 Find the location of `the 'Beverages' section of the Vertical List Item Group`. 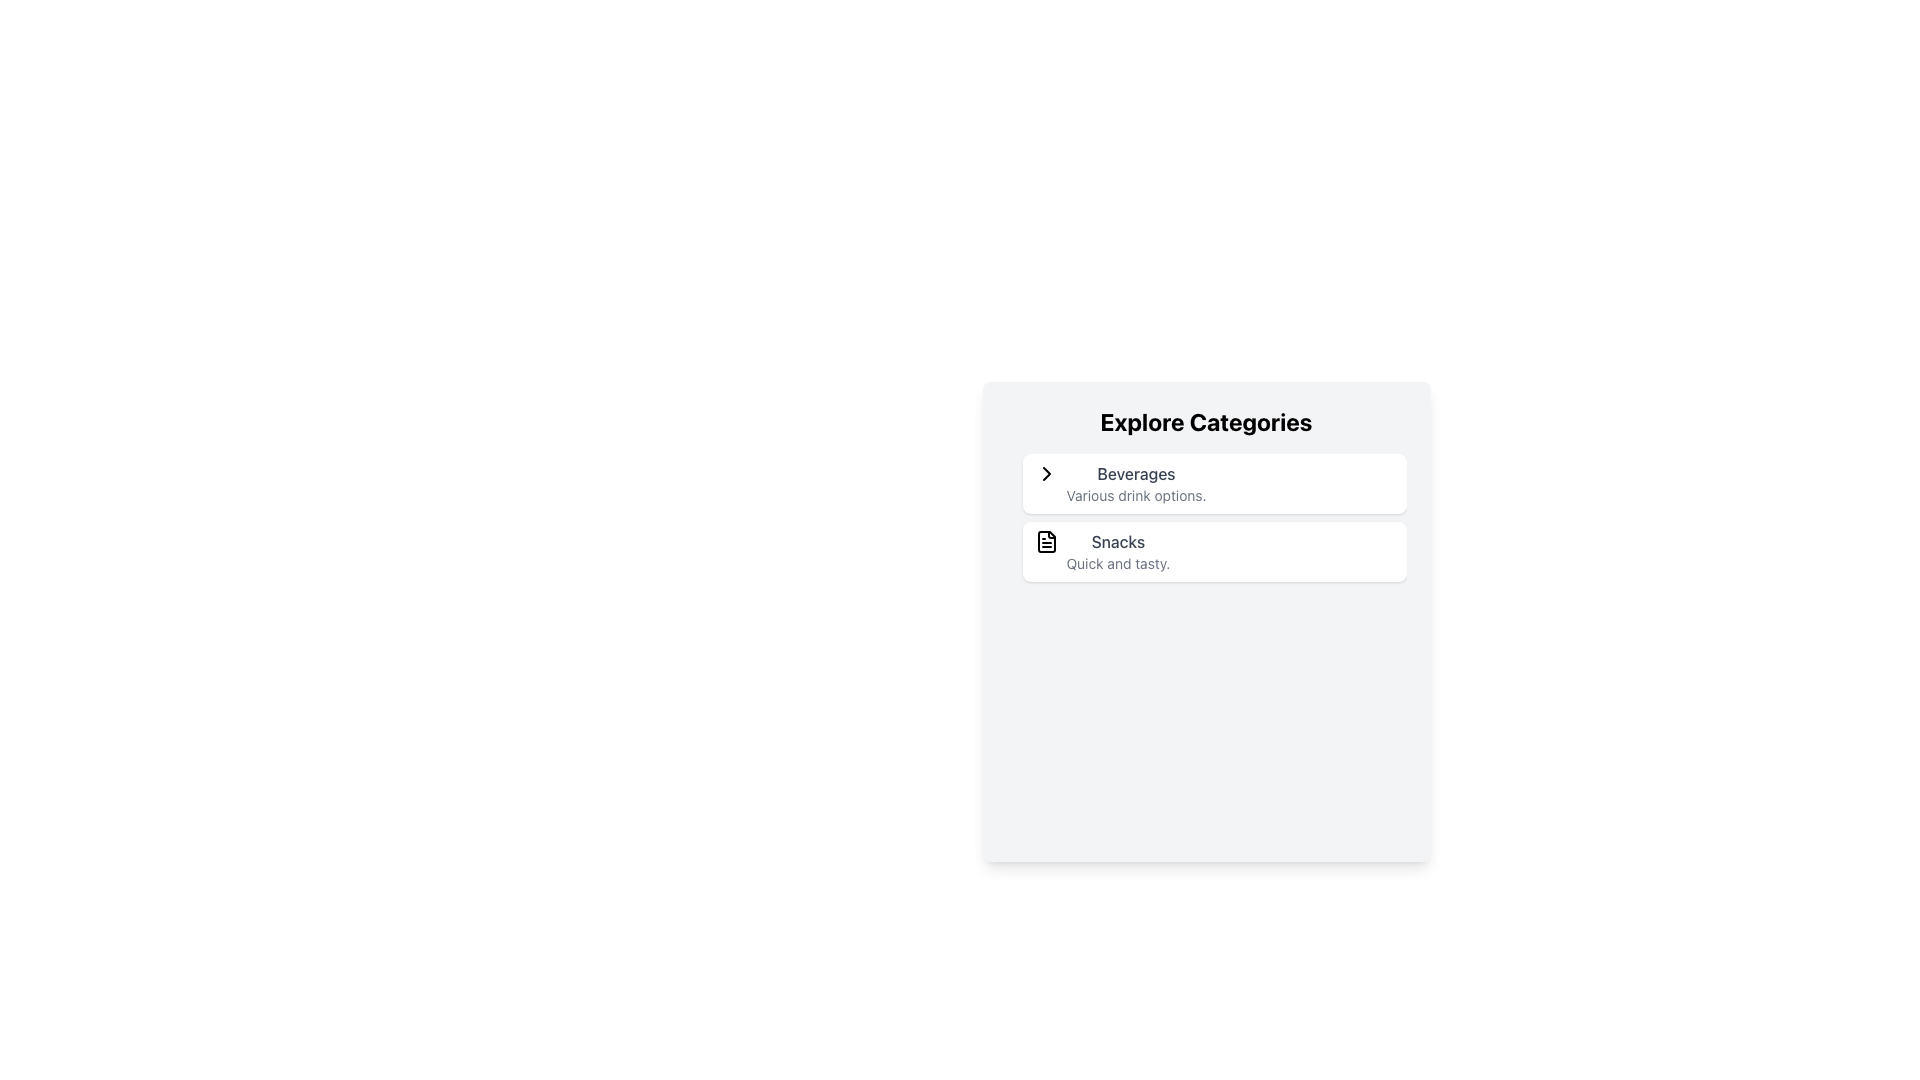

the 'Beverages' section of the Vertical List Item Group is located at coordinates (1205, 516).